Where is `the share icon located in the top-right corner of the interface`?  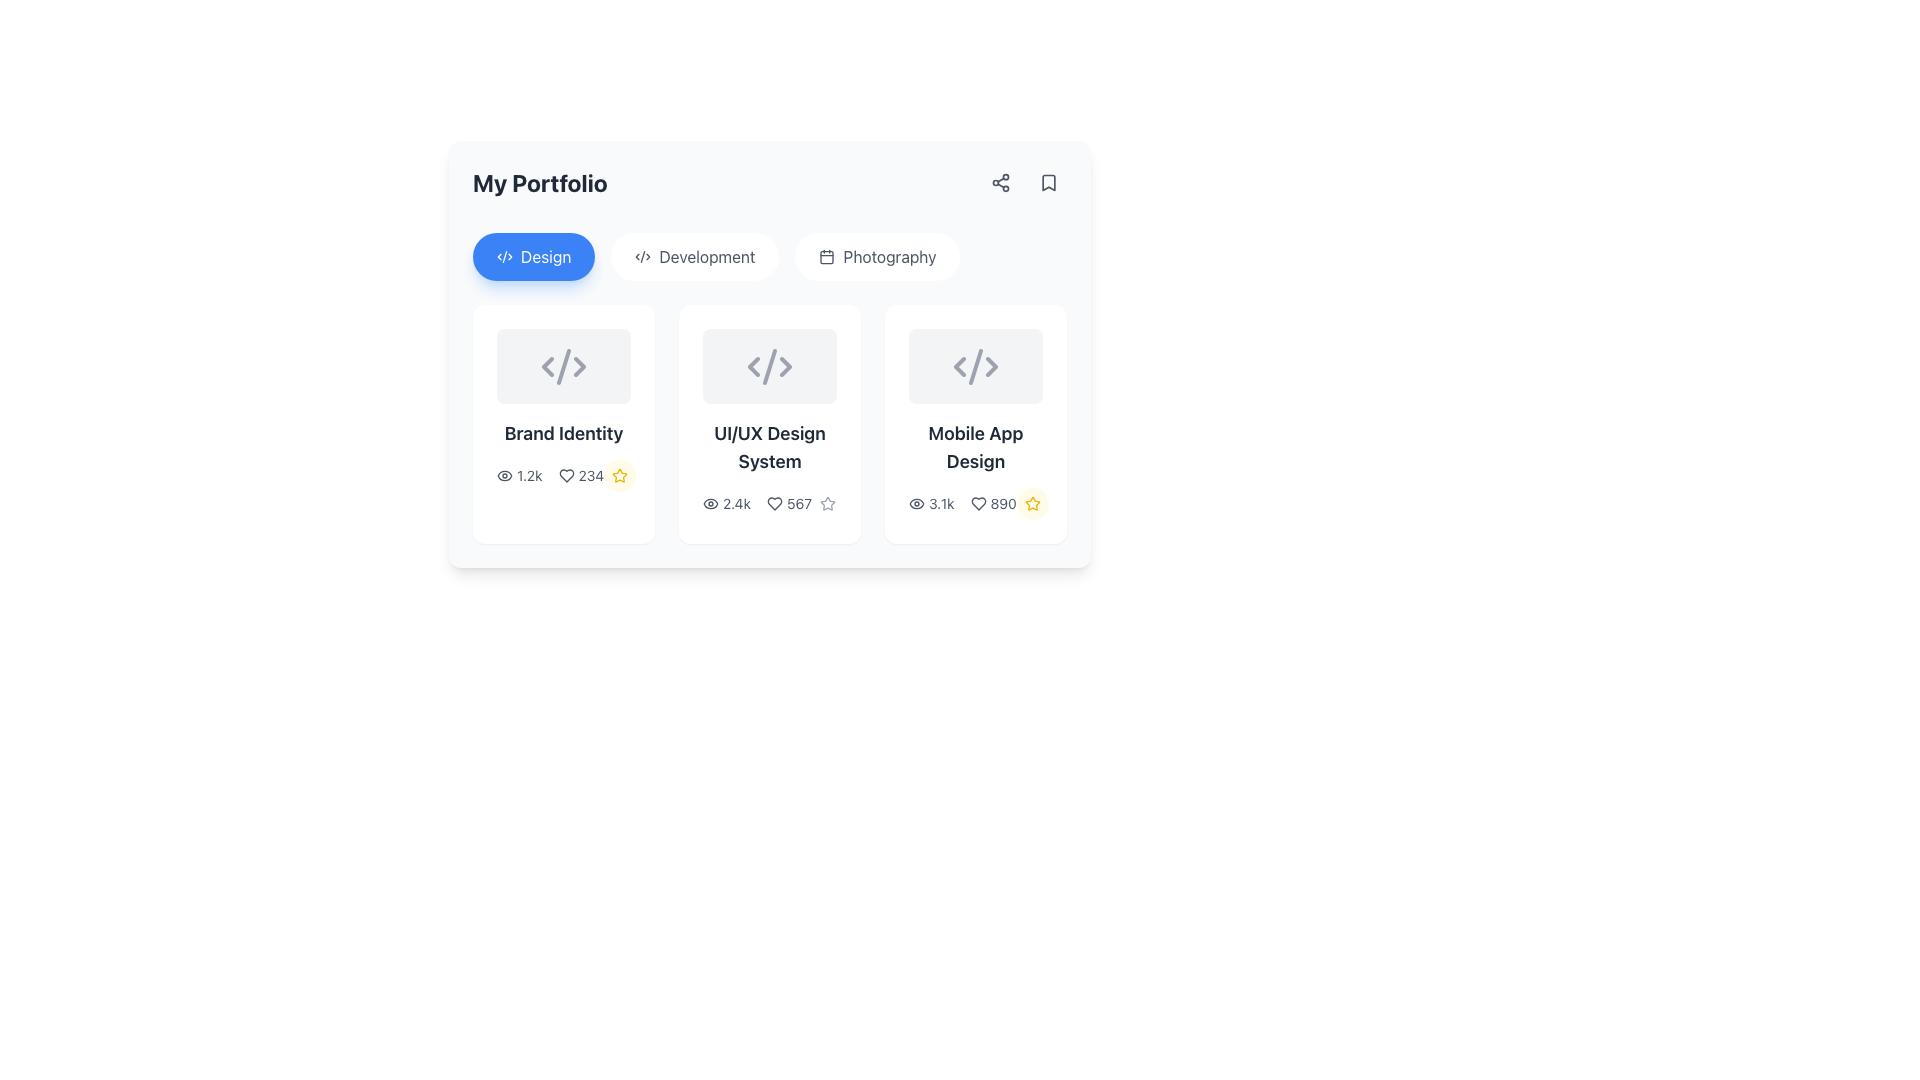
the share icon located in the top-right corner of the interface is located at coordinates (1001, 182).